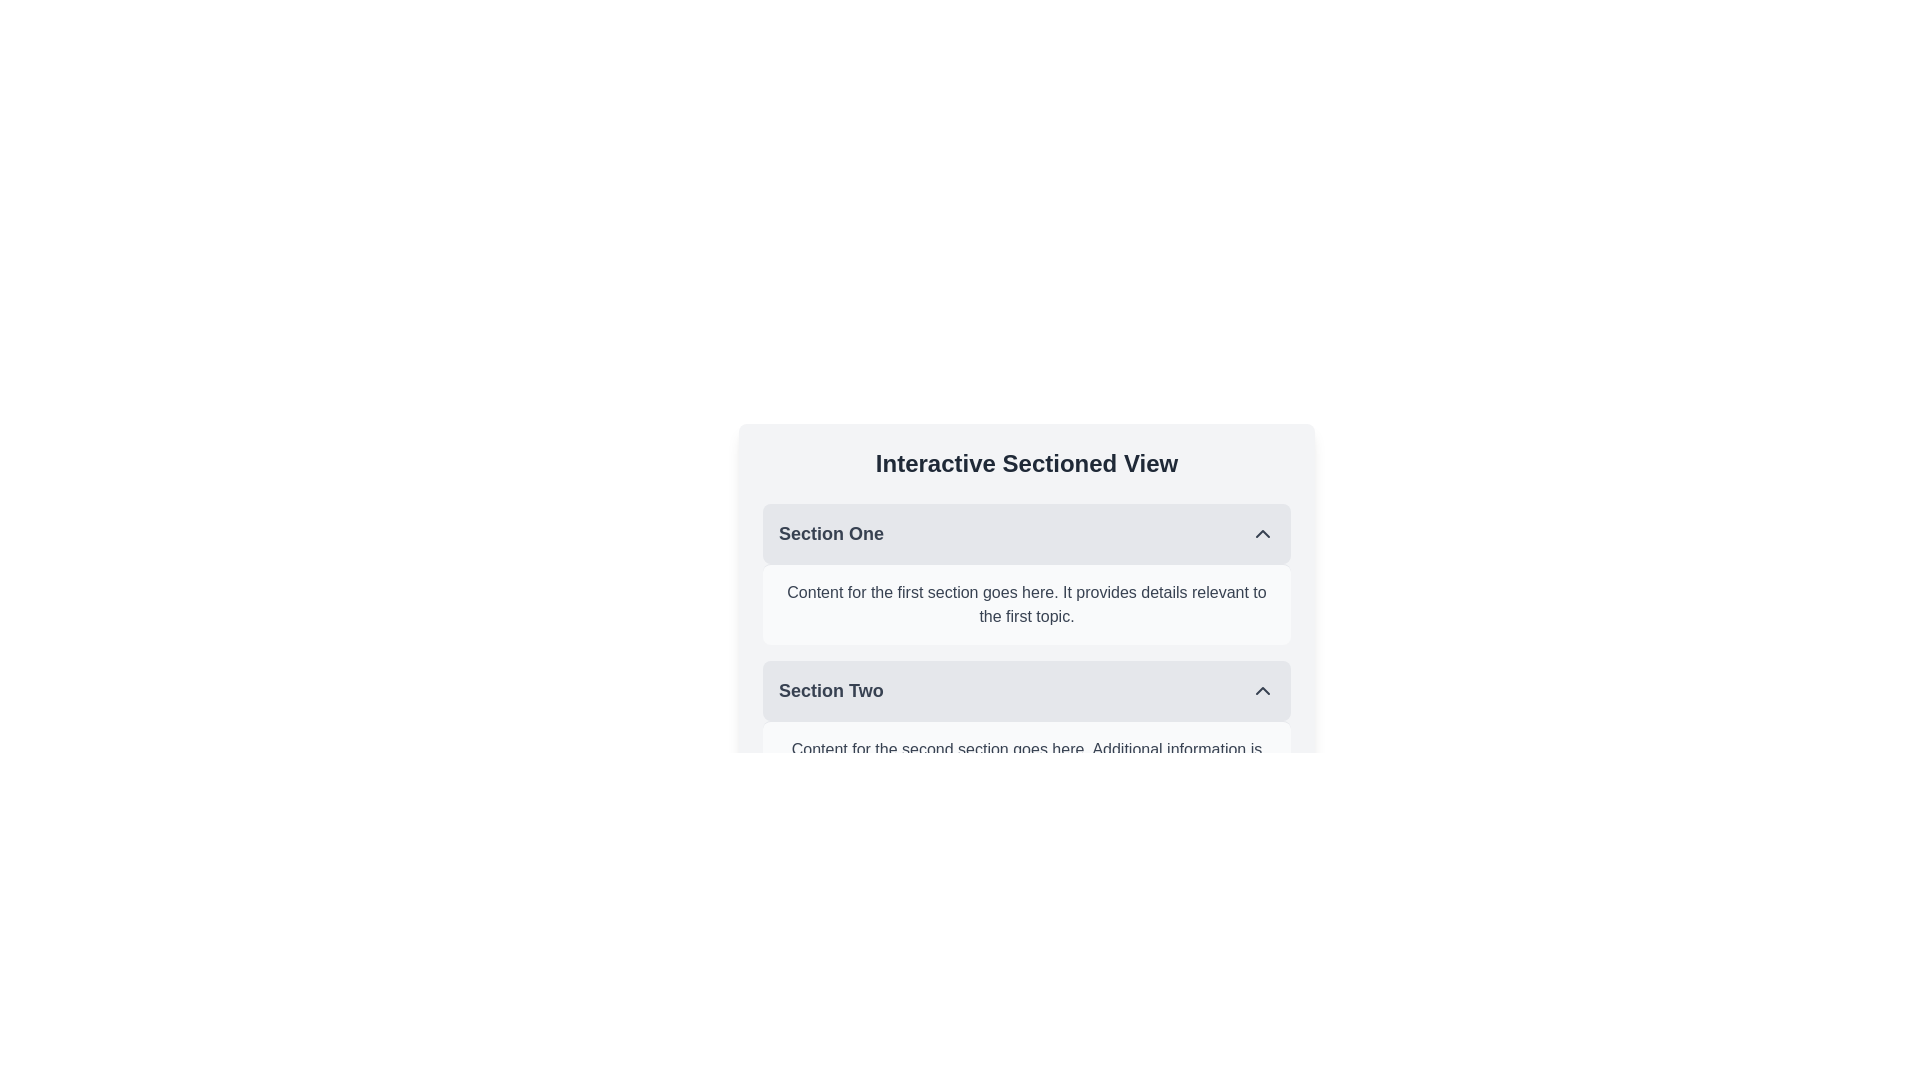 The height and width of the screenshot is (1080, 1920). I want to click on the Text block that displays supplementary information related to the second section, located below the header 'Section Two' in the 'Interactive Sectioned View', so click(1027, 761).